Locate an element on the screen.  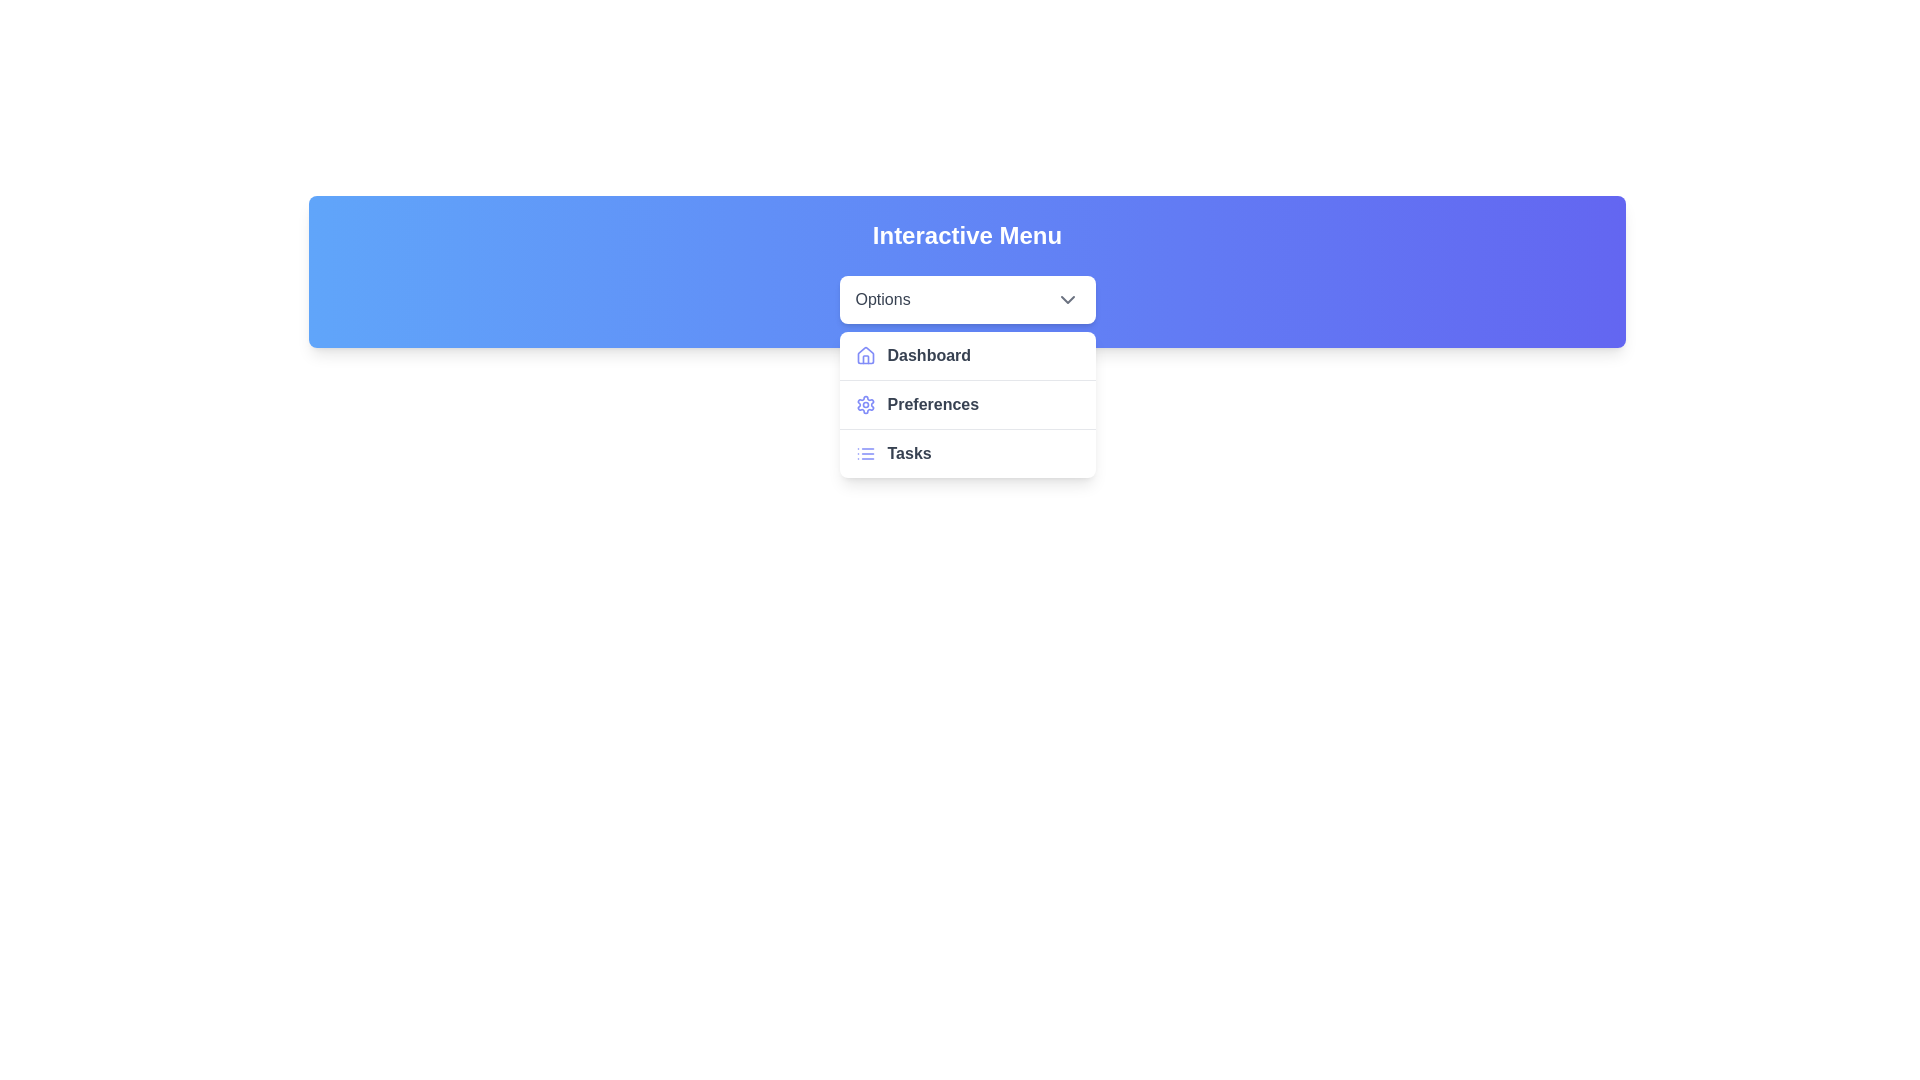
the settings icon rendered via SVG in the 'Preferences' menu is located at coordinates (865, 405).